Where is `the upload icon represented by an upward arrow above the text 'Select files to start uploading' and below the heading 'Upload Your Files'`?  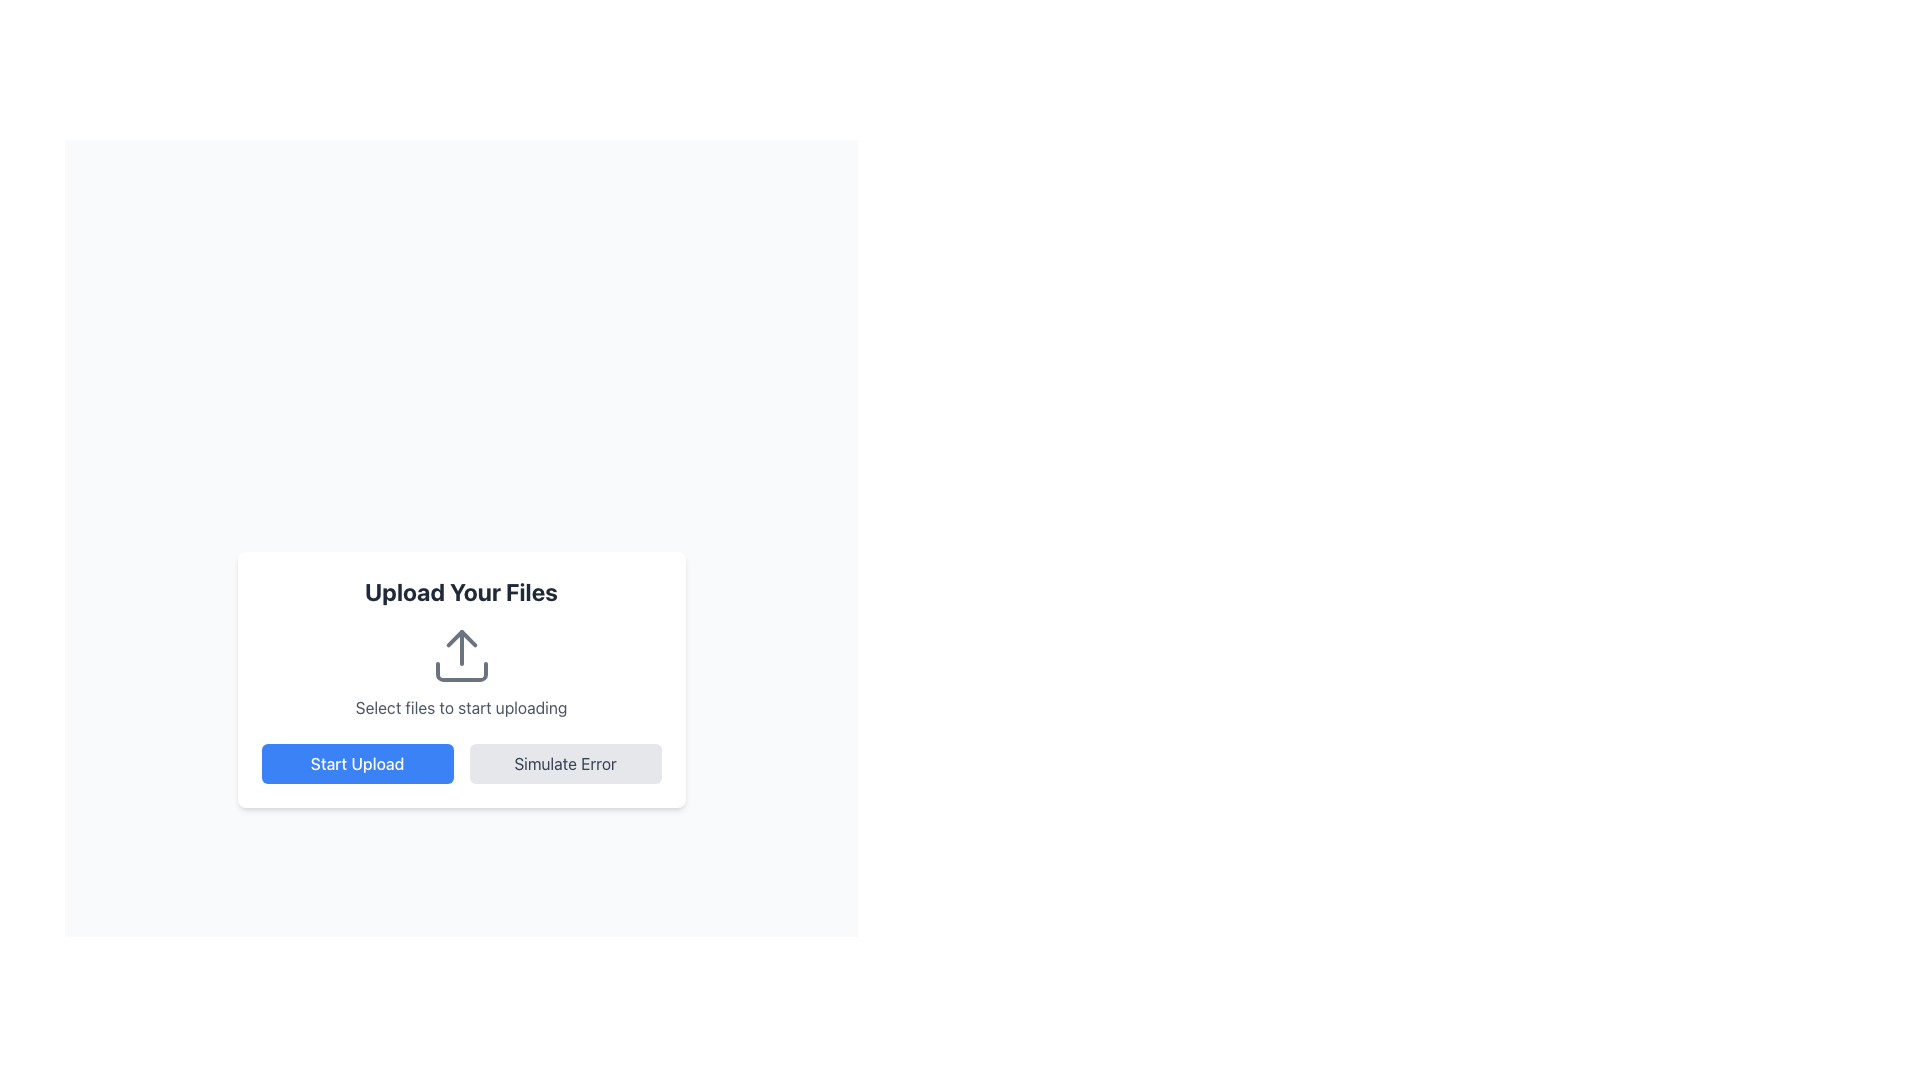 the upload icon represented by an upward arrow above the text 'Select files to start uploading' and below the heading 'Upload Your Files' is located at coordinates (460, 655).